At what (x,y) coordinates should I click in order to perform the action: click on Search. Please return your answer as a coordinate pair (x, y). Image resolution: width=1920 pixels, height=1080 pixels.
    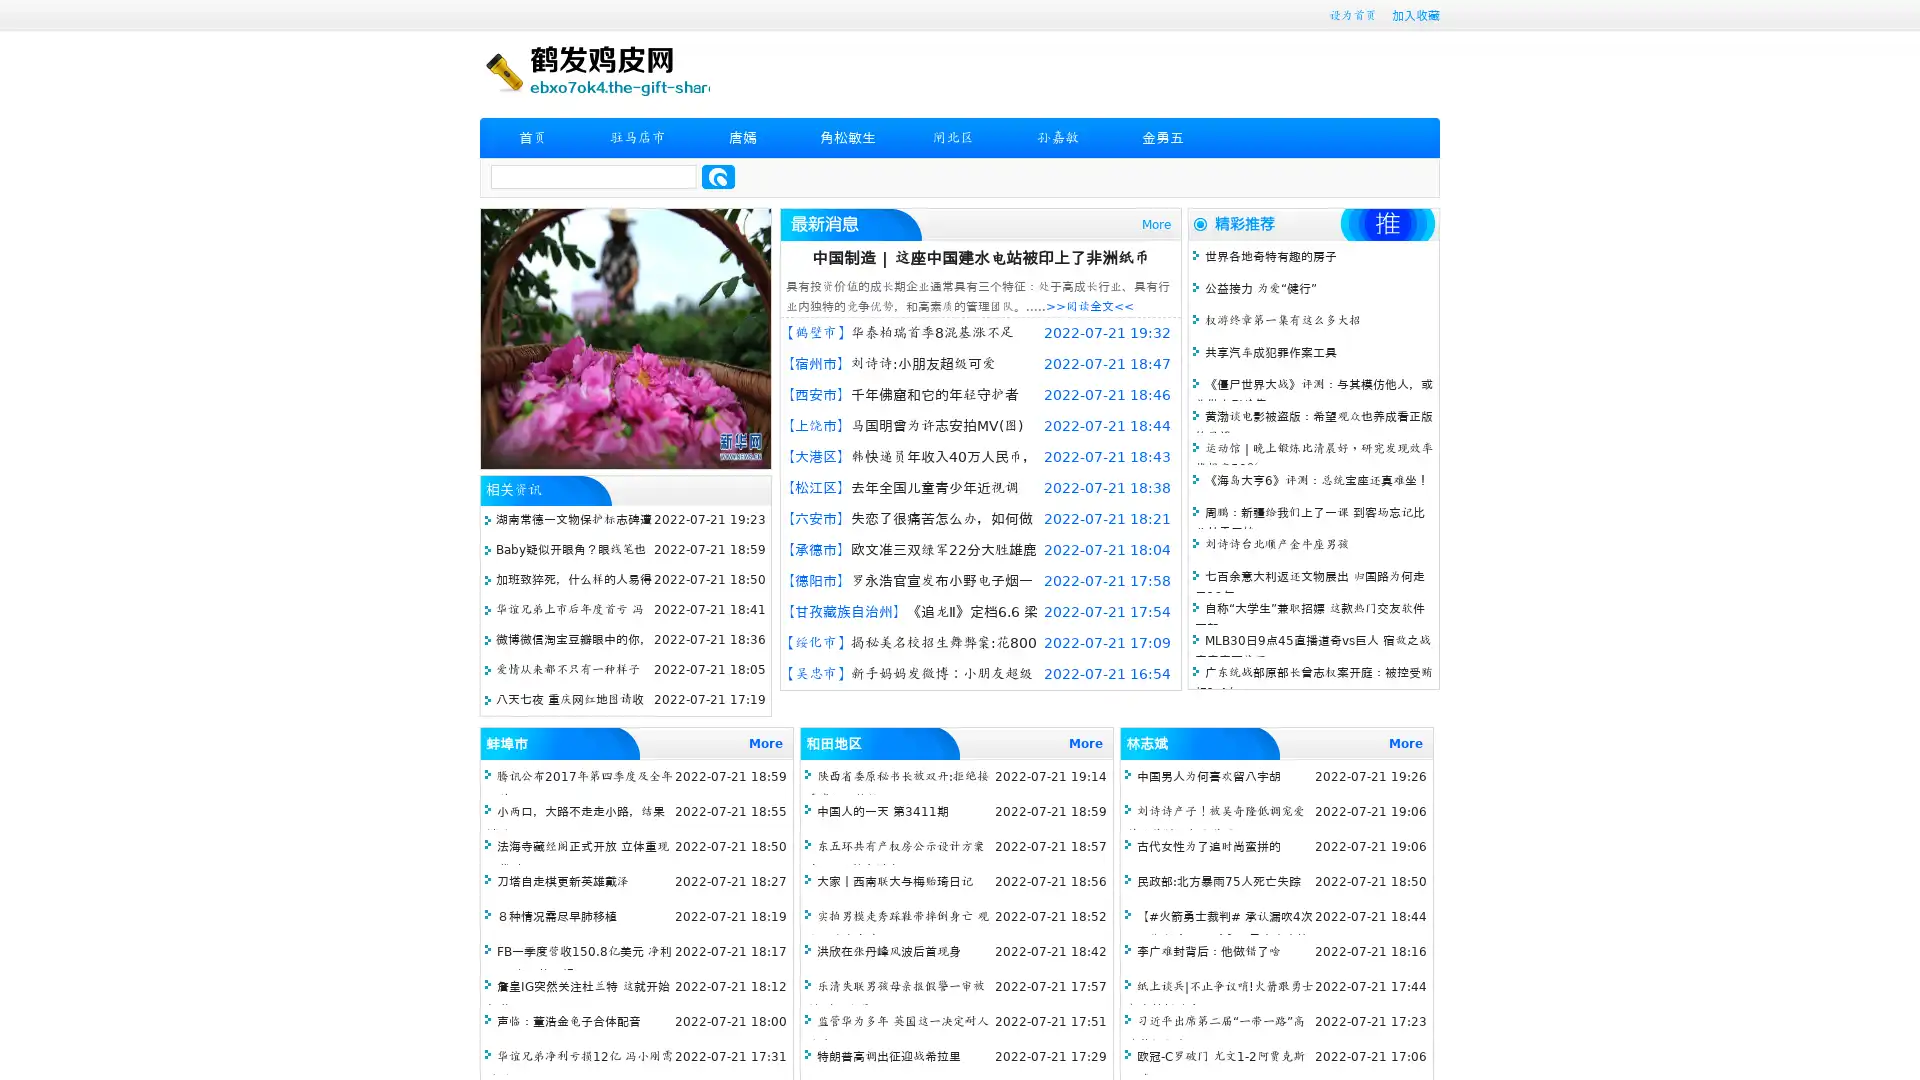
    Looking at the image, I should click on (718, 176).